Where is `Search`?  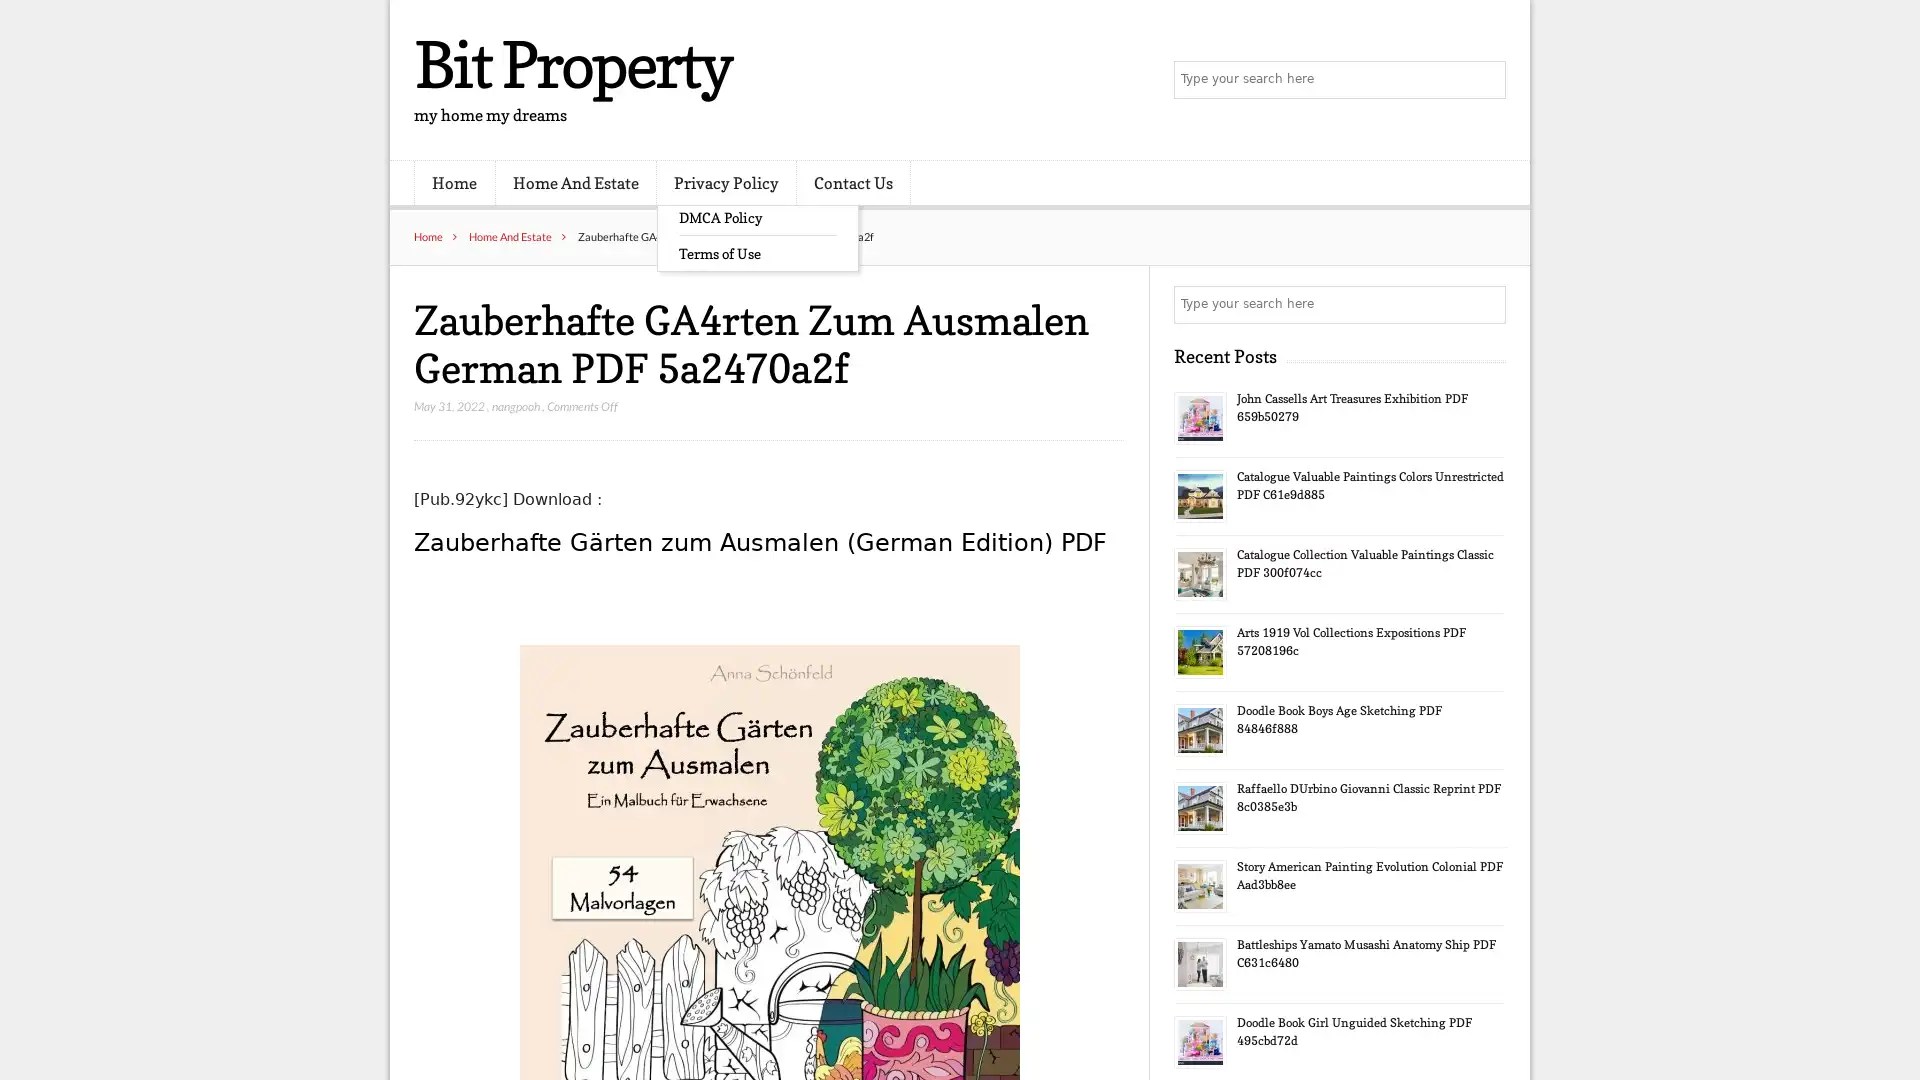
Search is located at coordinates (1485, 304).